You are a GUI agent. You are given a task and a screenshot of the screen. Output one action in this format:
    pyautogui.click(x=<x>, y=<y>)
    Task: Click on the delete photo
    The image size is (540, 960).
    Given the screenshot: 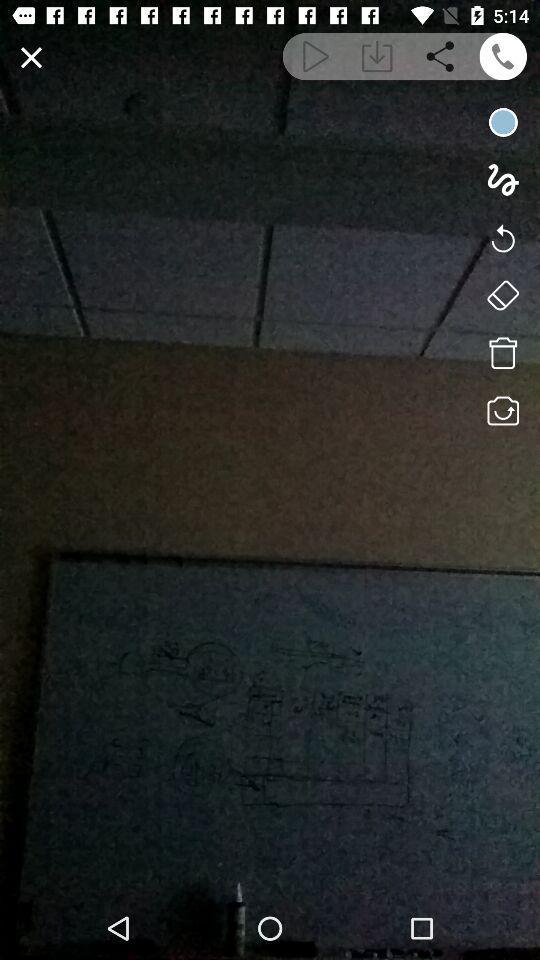 What is the action you would take?
    pyautogui.click(x=502, y=353)
    